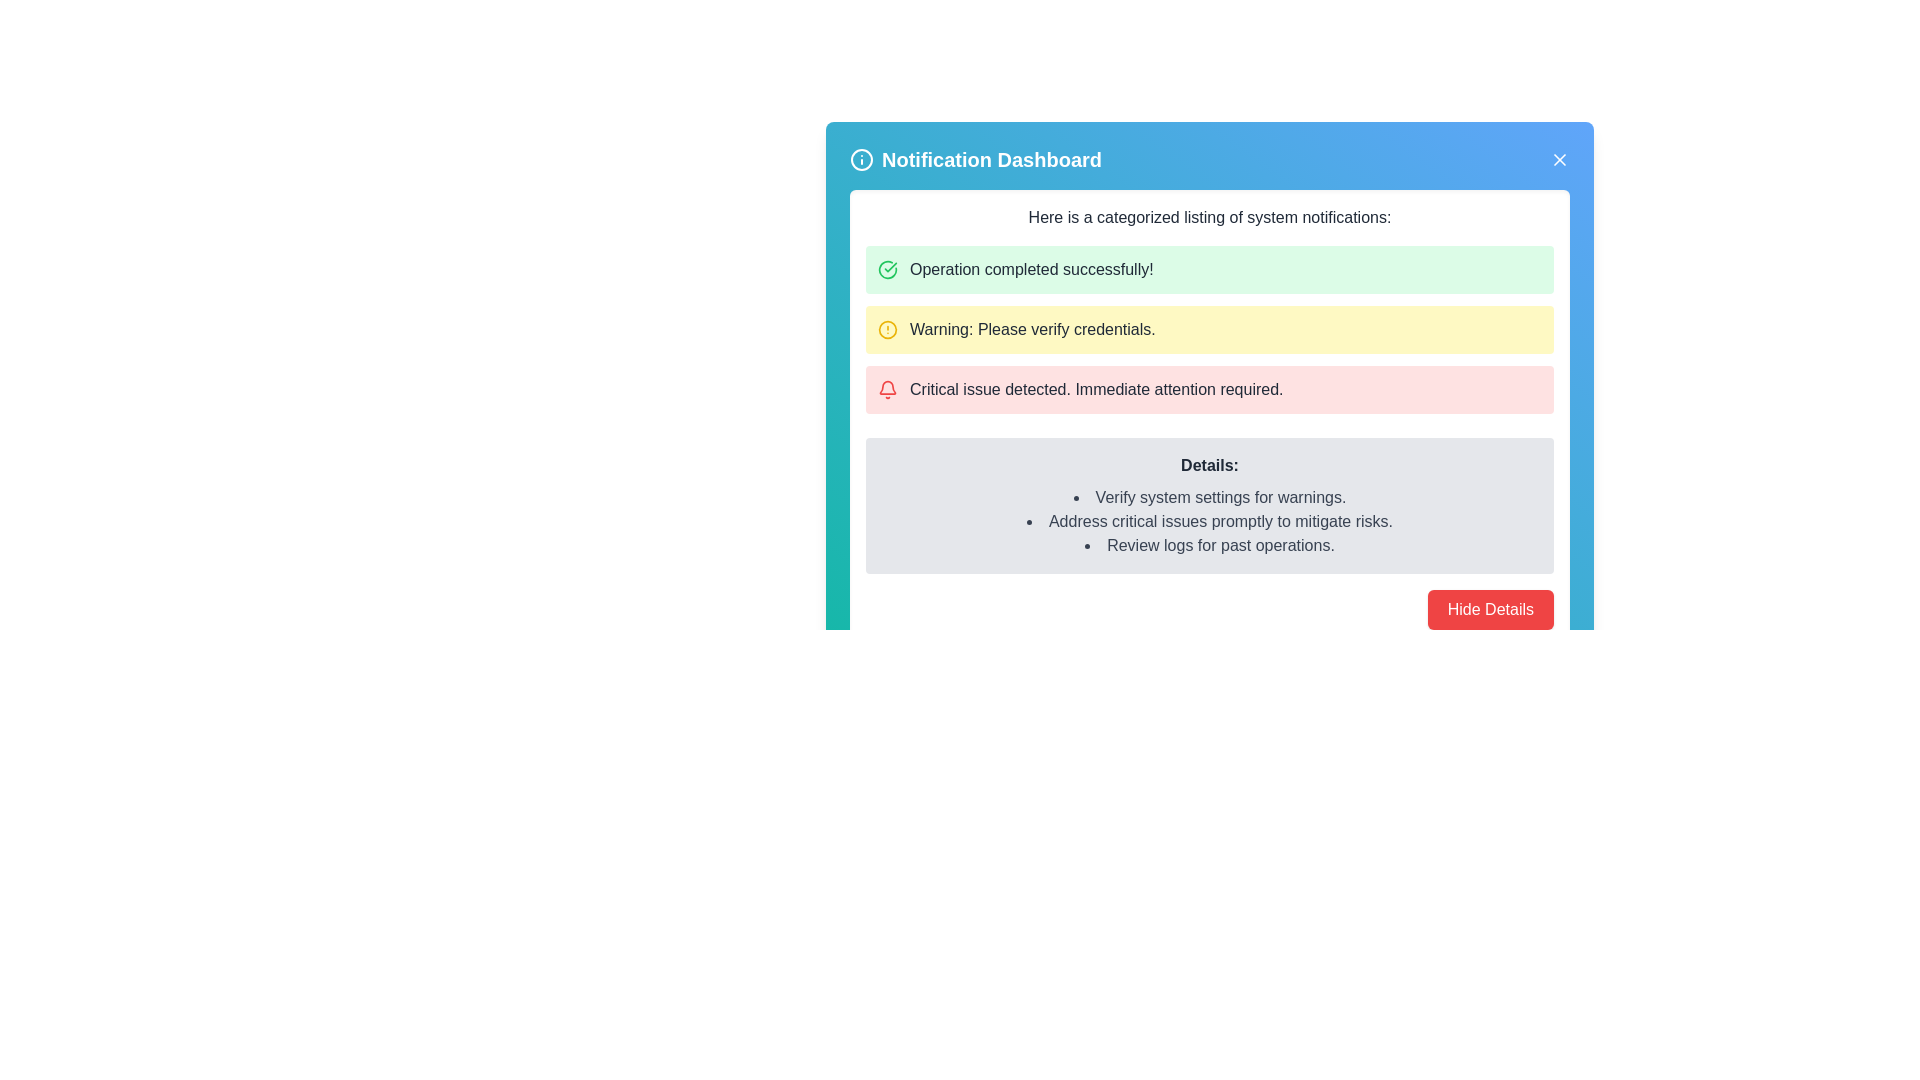 The width and height of the screenshot is (1920, 1080). What do you see at coordinates (1559, 158) in the screenshot?
I see `the close button icon located in the top-right corner of the notification panel` at bounding box center [1559, 158].